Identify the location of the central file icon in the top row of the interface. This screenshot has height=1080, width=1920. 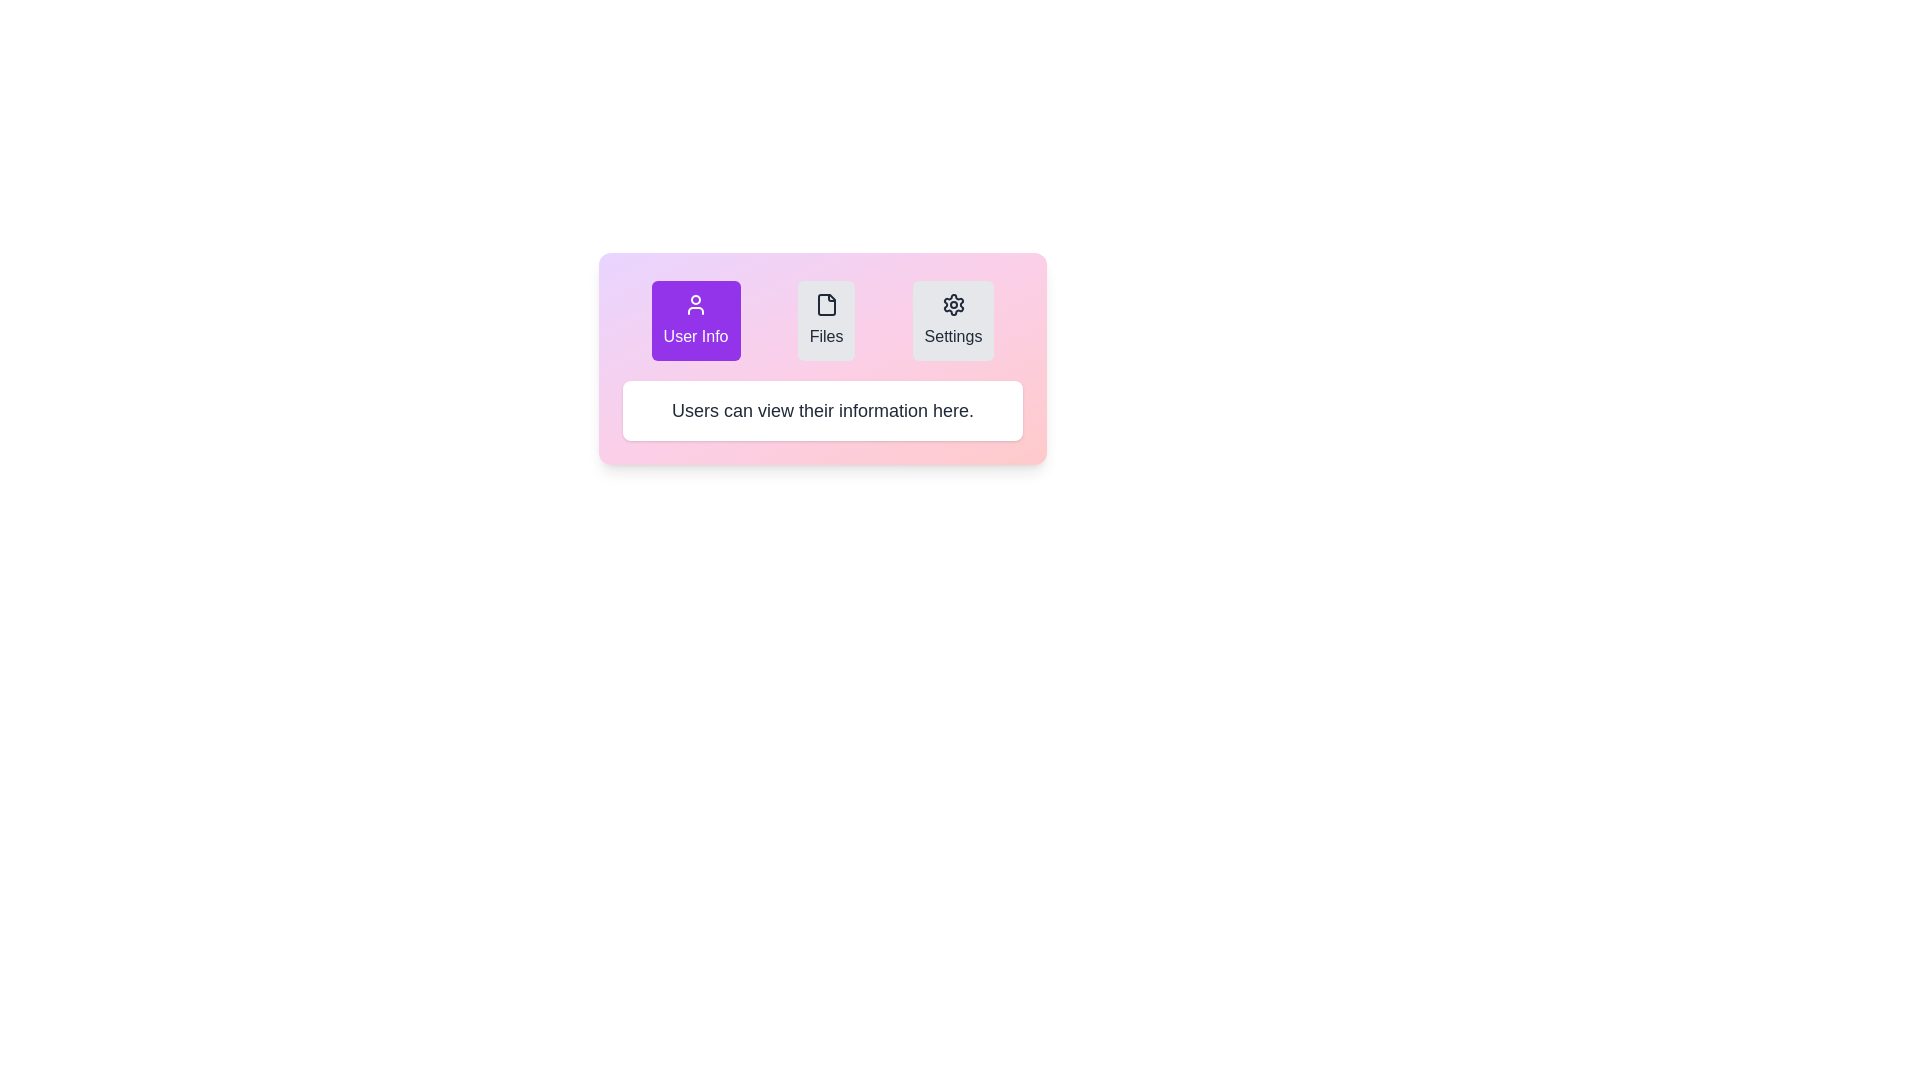
(826, 304).